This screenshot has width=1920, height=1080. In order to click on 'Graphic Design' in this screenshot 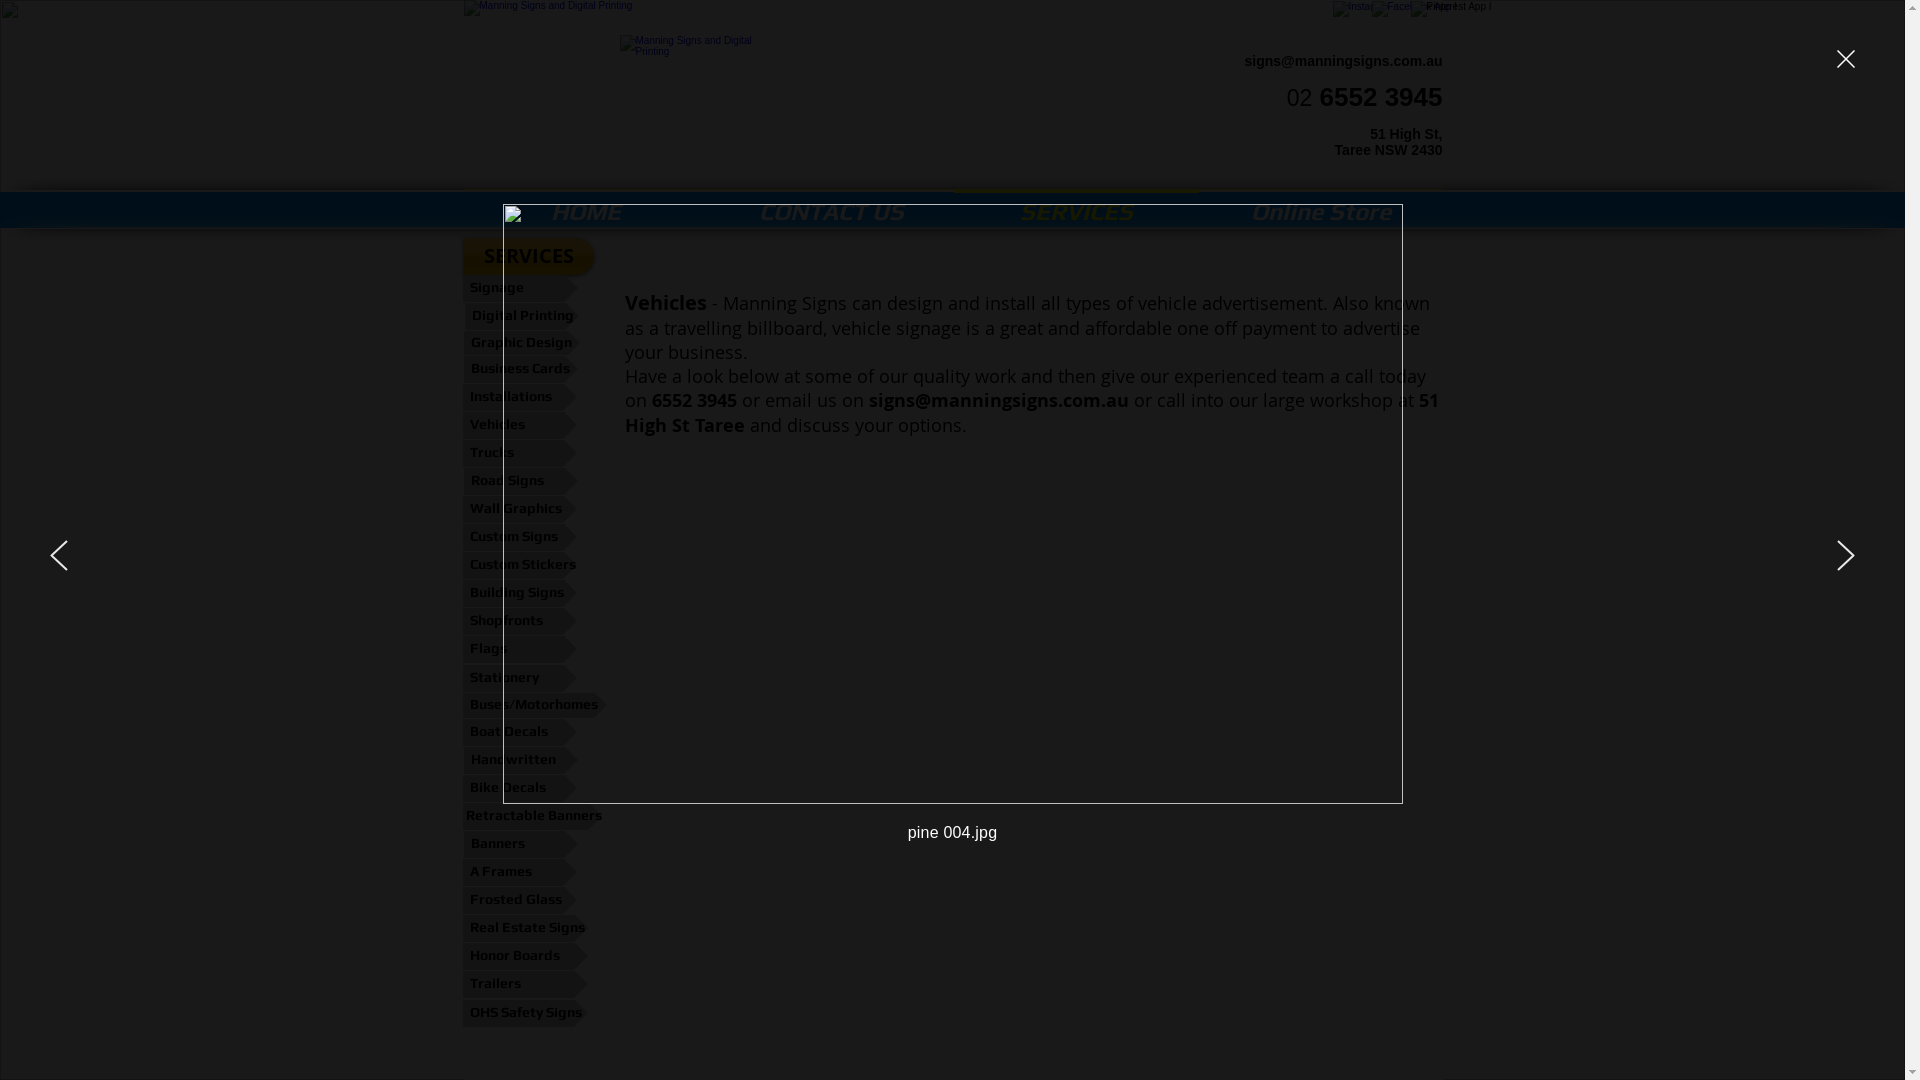, I will do `click(463, 341)`.